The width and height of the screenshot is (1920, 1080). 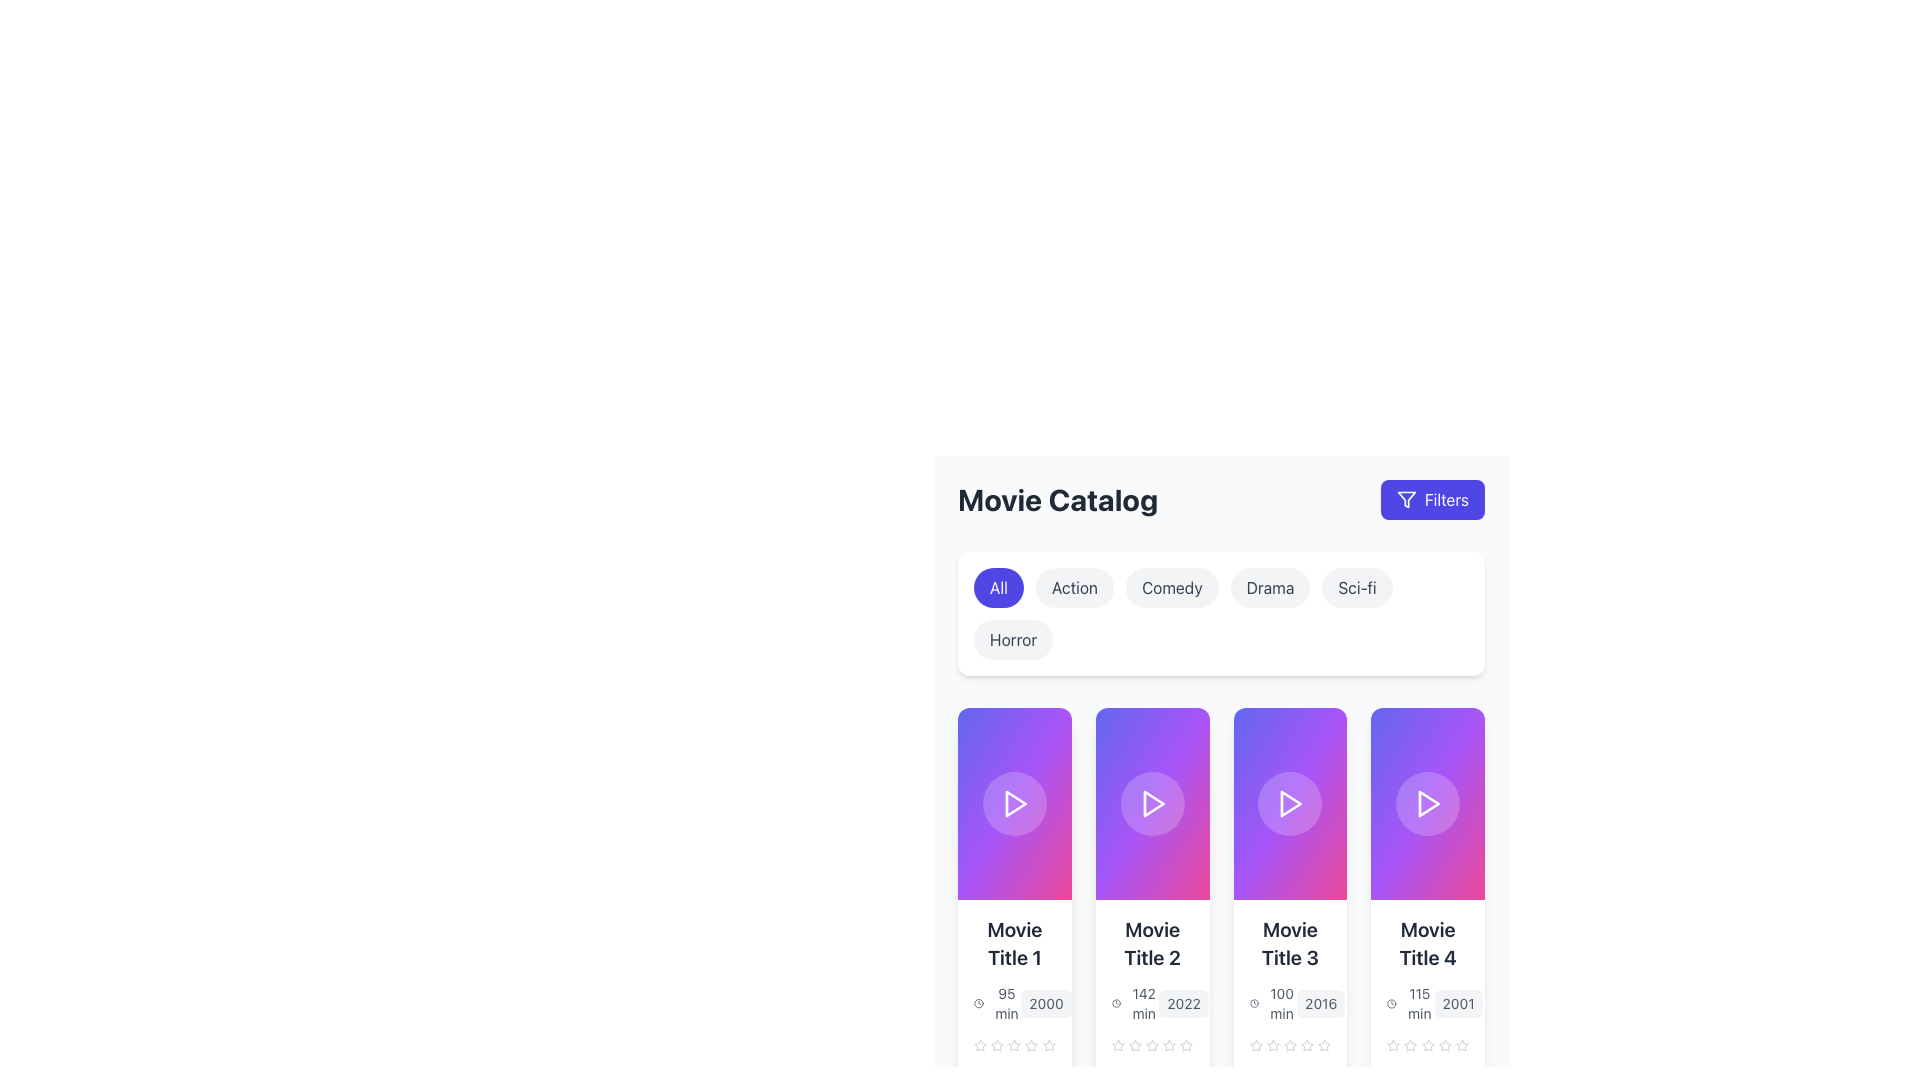 I want to click on the fifth star rating element for 'Movie Title 4' located in the bottom section of the movie card, so click(x=1392, y=1044).